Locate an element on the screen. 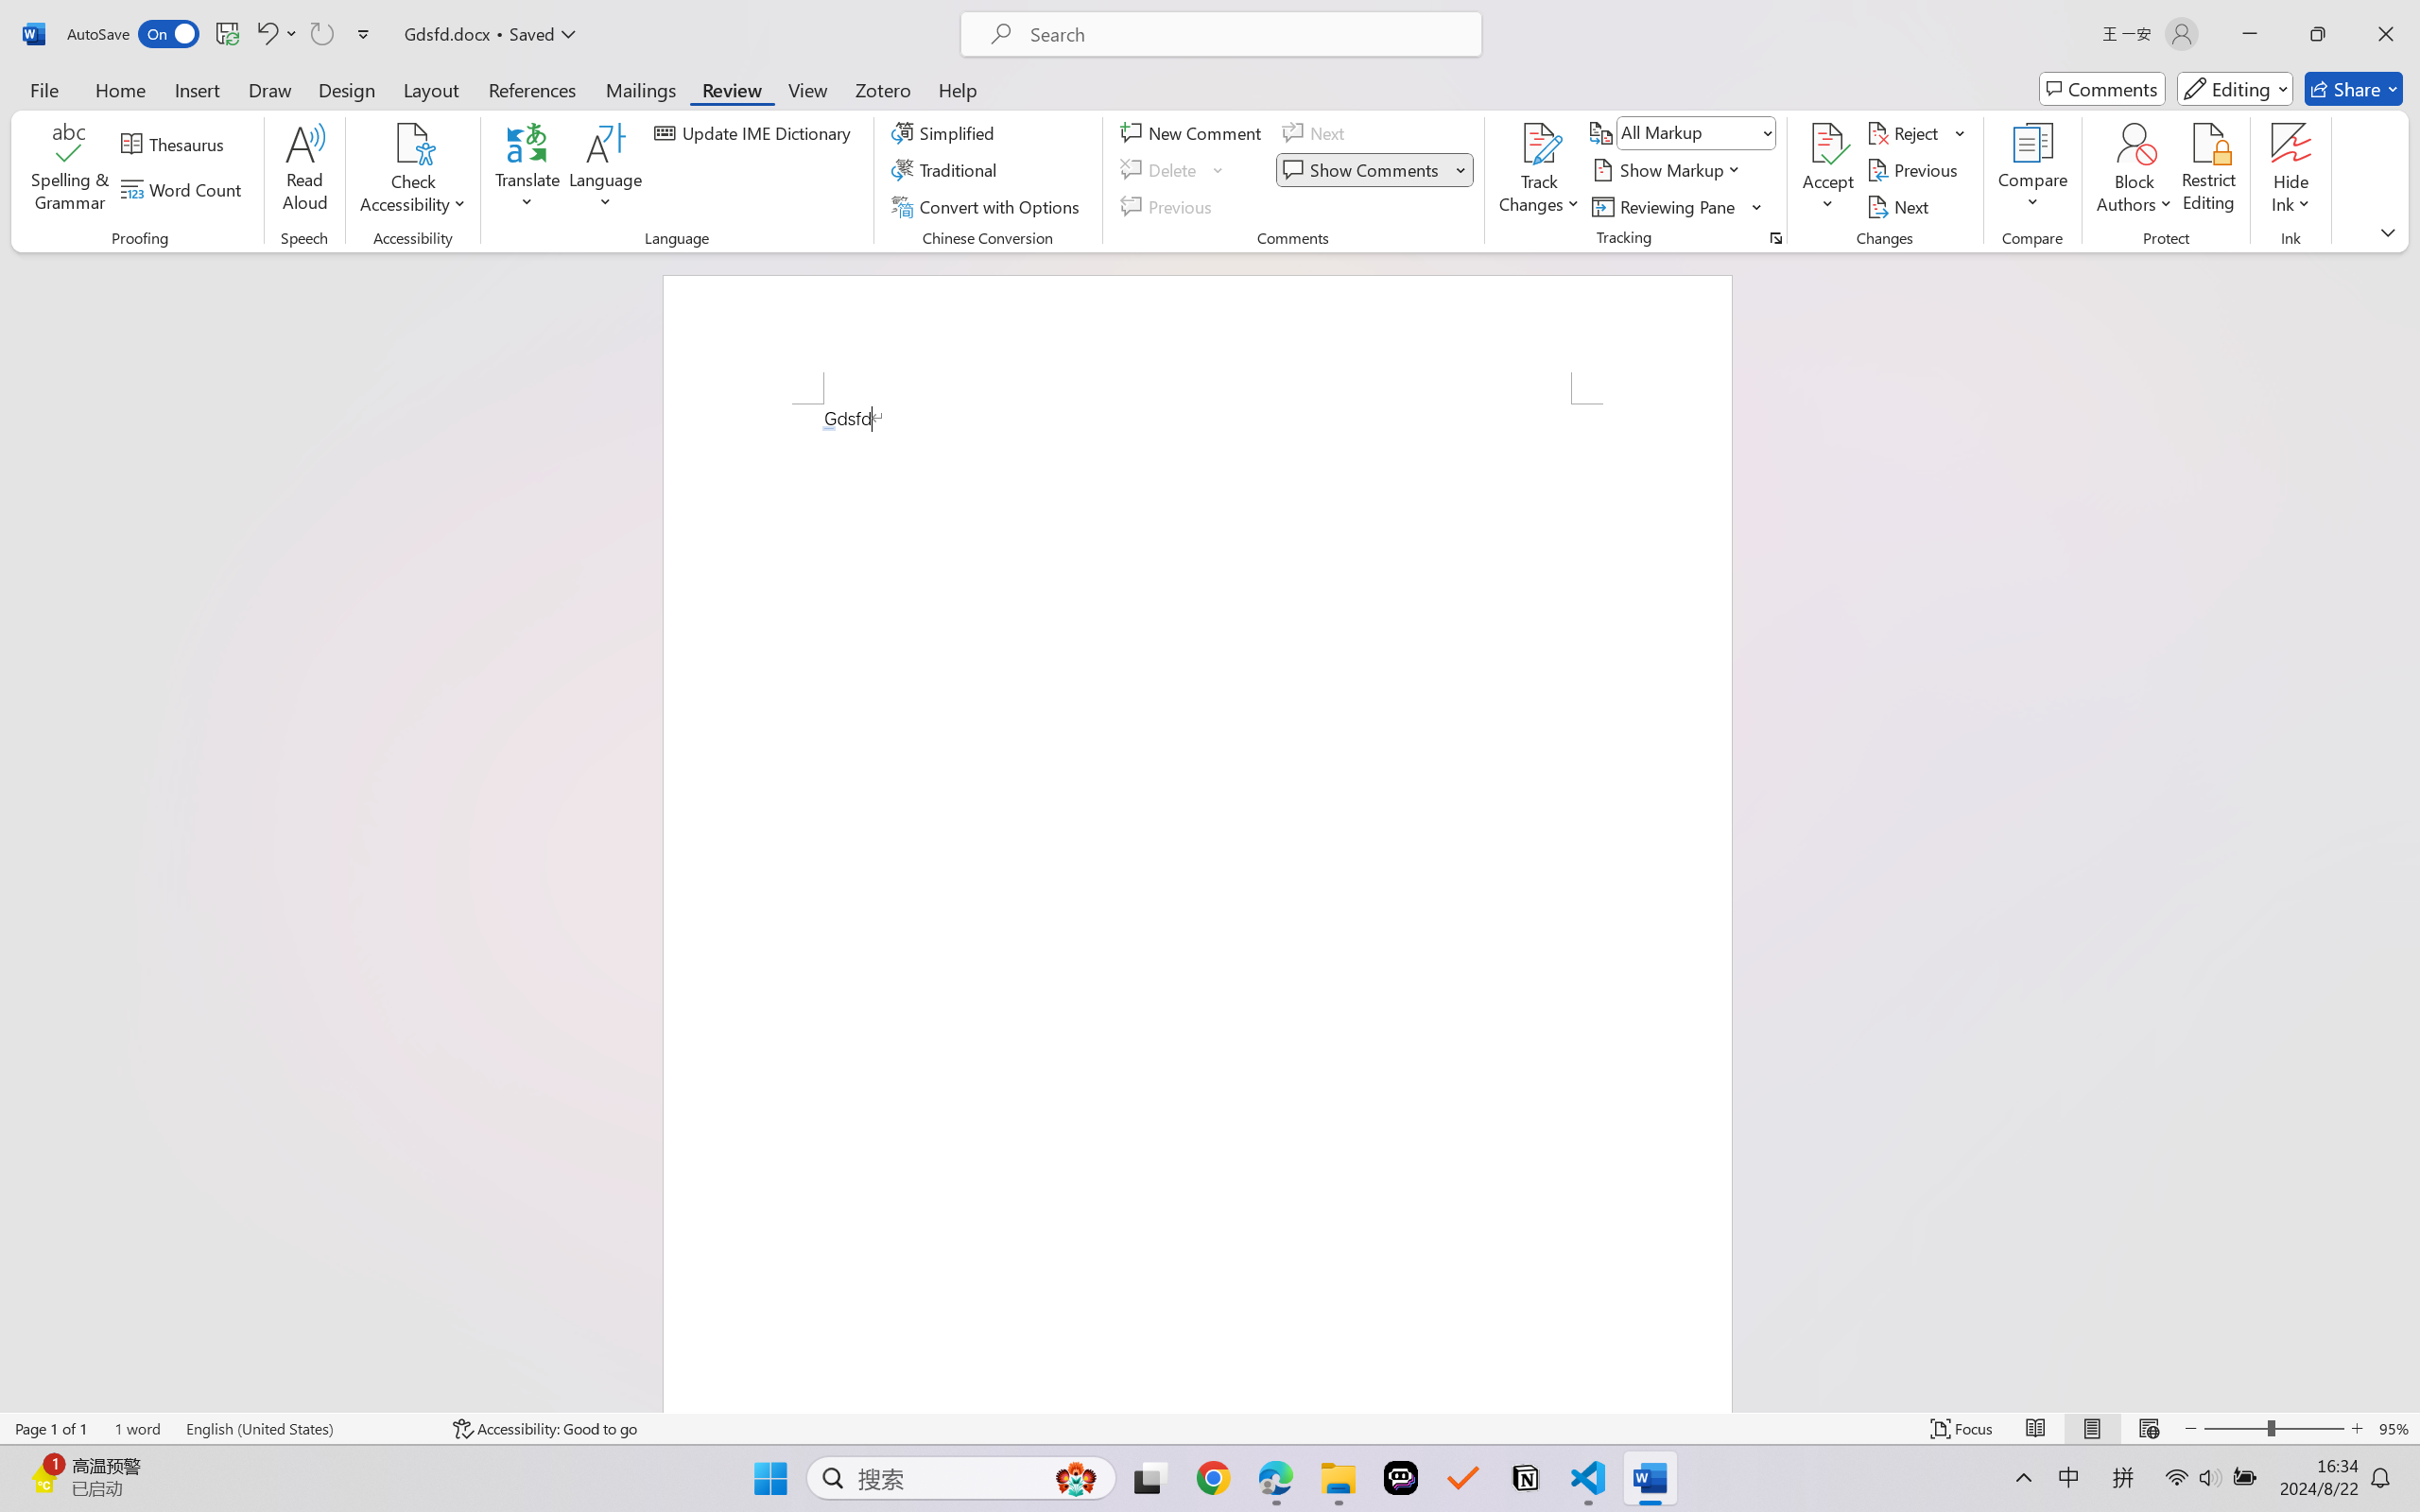  'Spelling & Grammar' is located at coordinates (69, 170).